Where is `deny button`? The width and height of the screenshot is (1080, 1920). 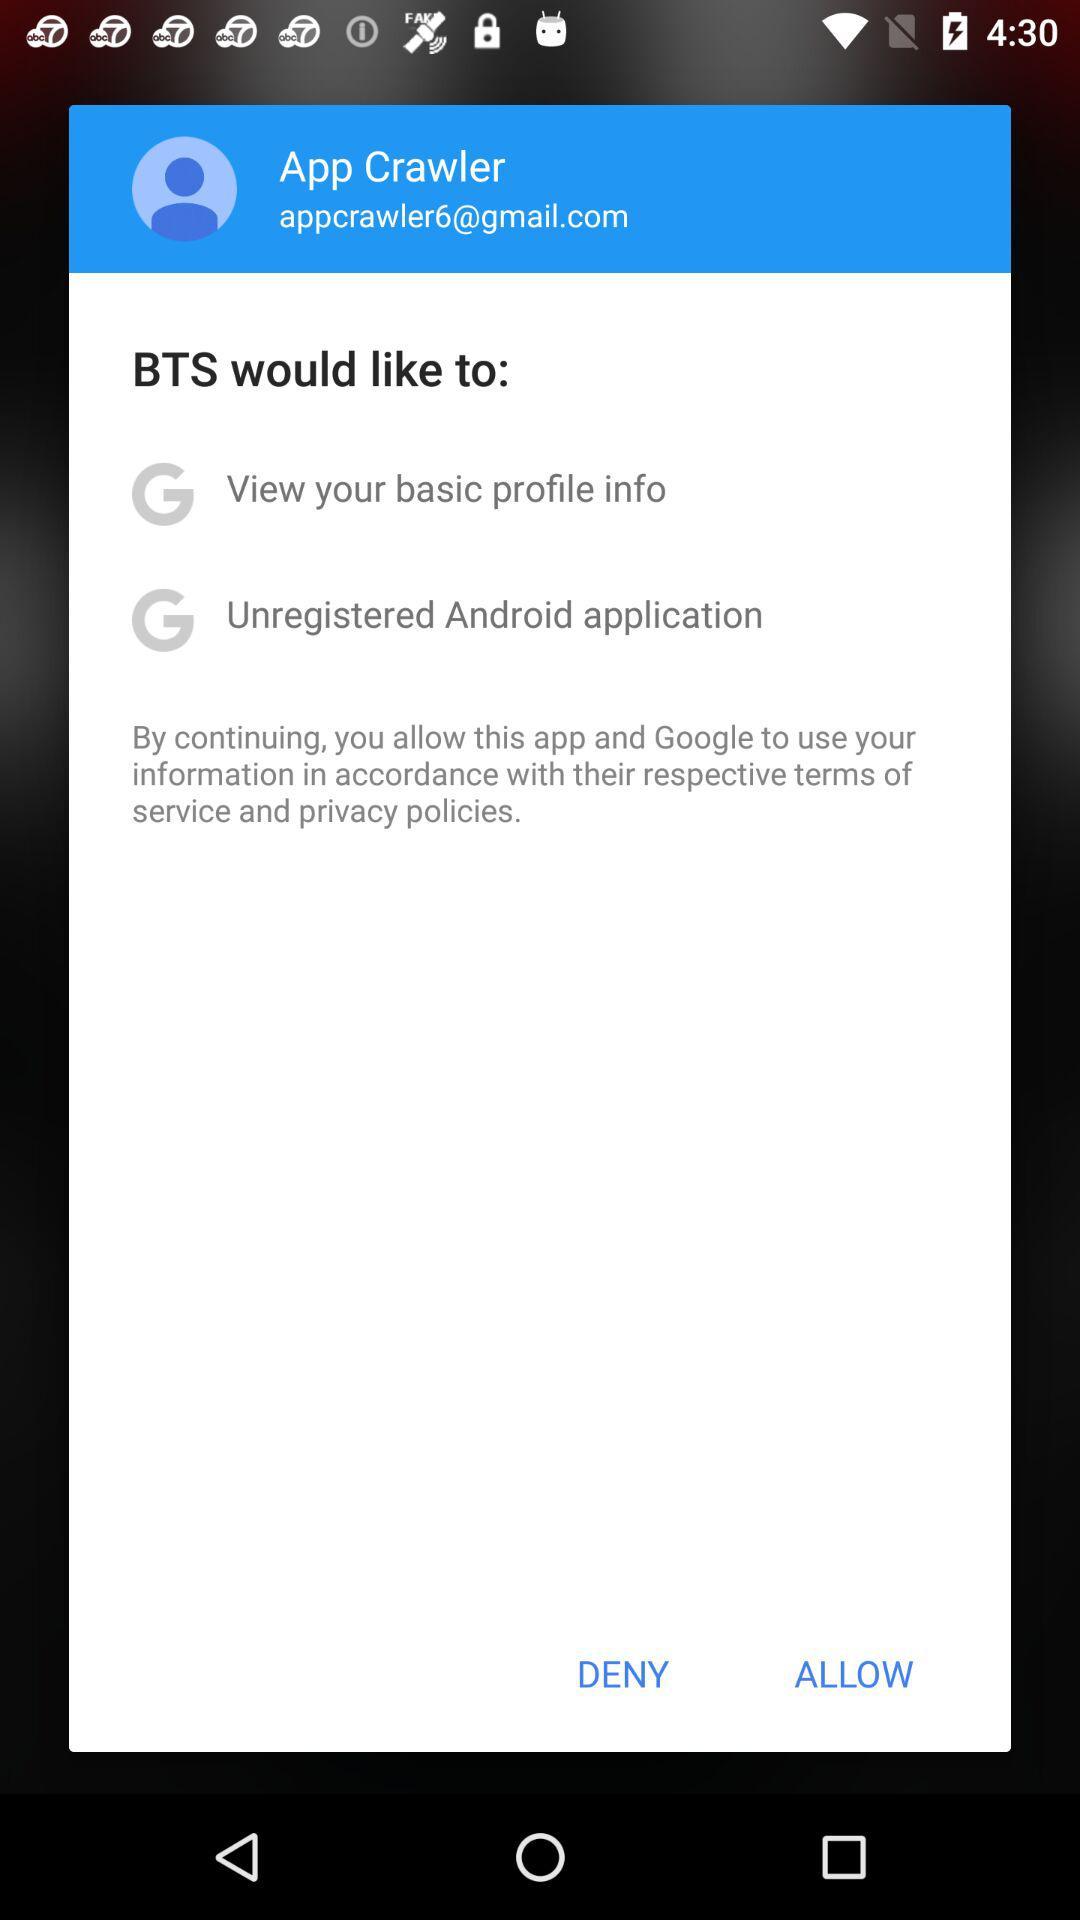
deny button is located at coordinates (621, 1673).